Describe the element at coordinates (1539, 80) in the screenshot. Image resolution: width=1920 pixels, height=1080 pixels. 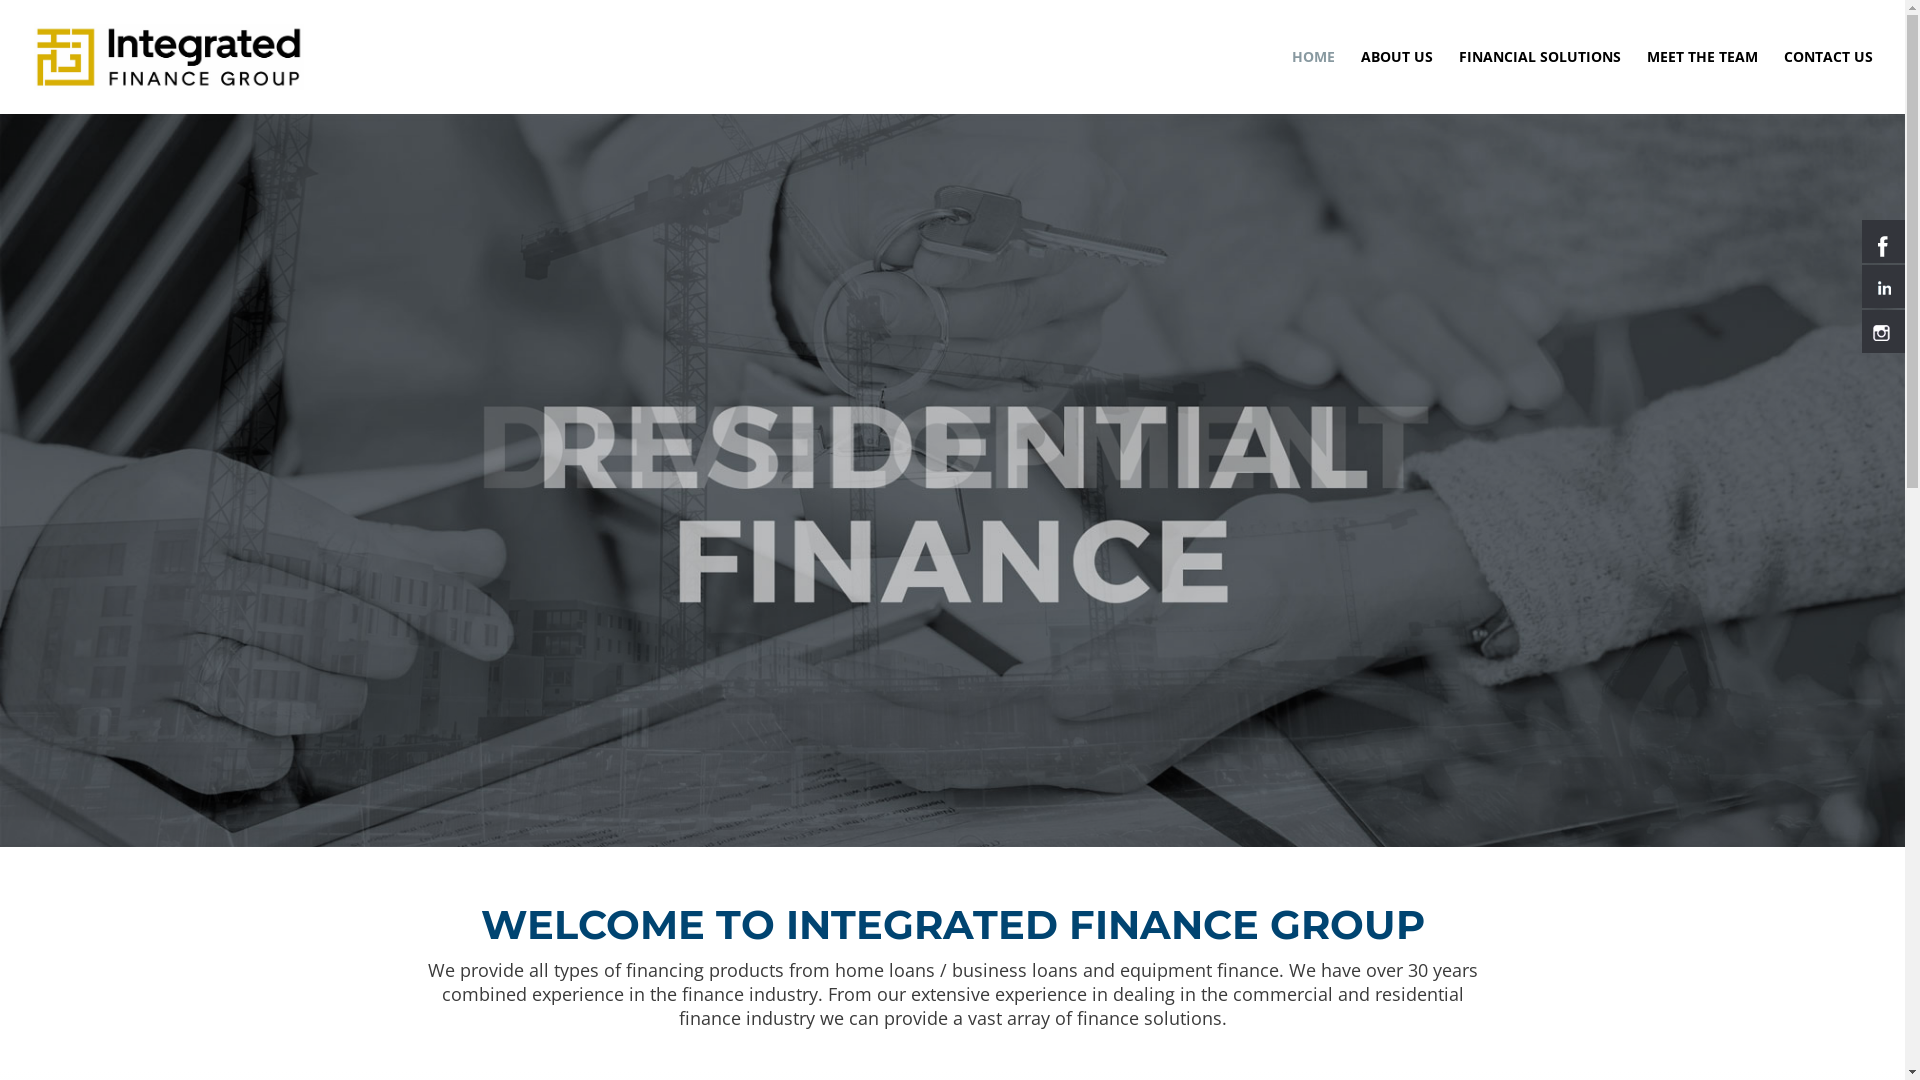
I see `'FINANCIAL SOLUTIONS'` at that location.